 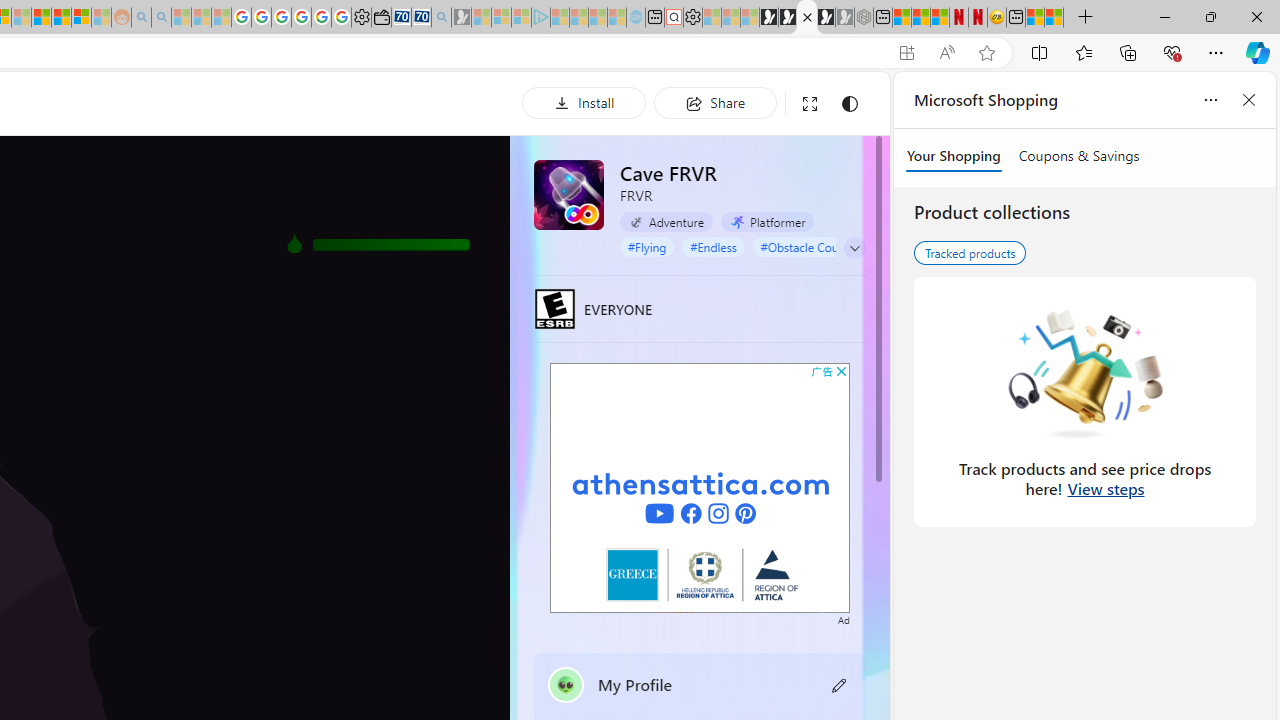 I want to click on '""', so click(x=564, y=684).